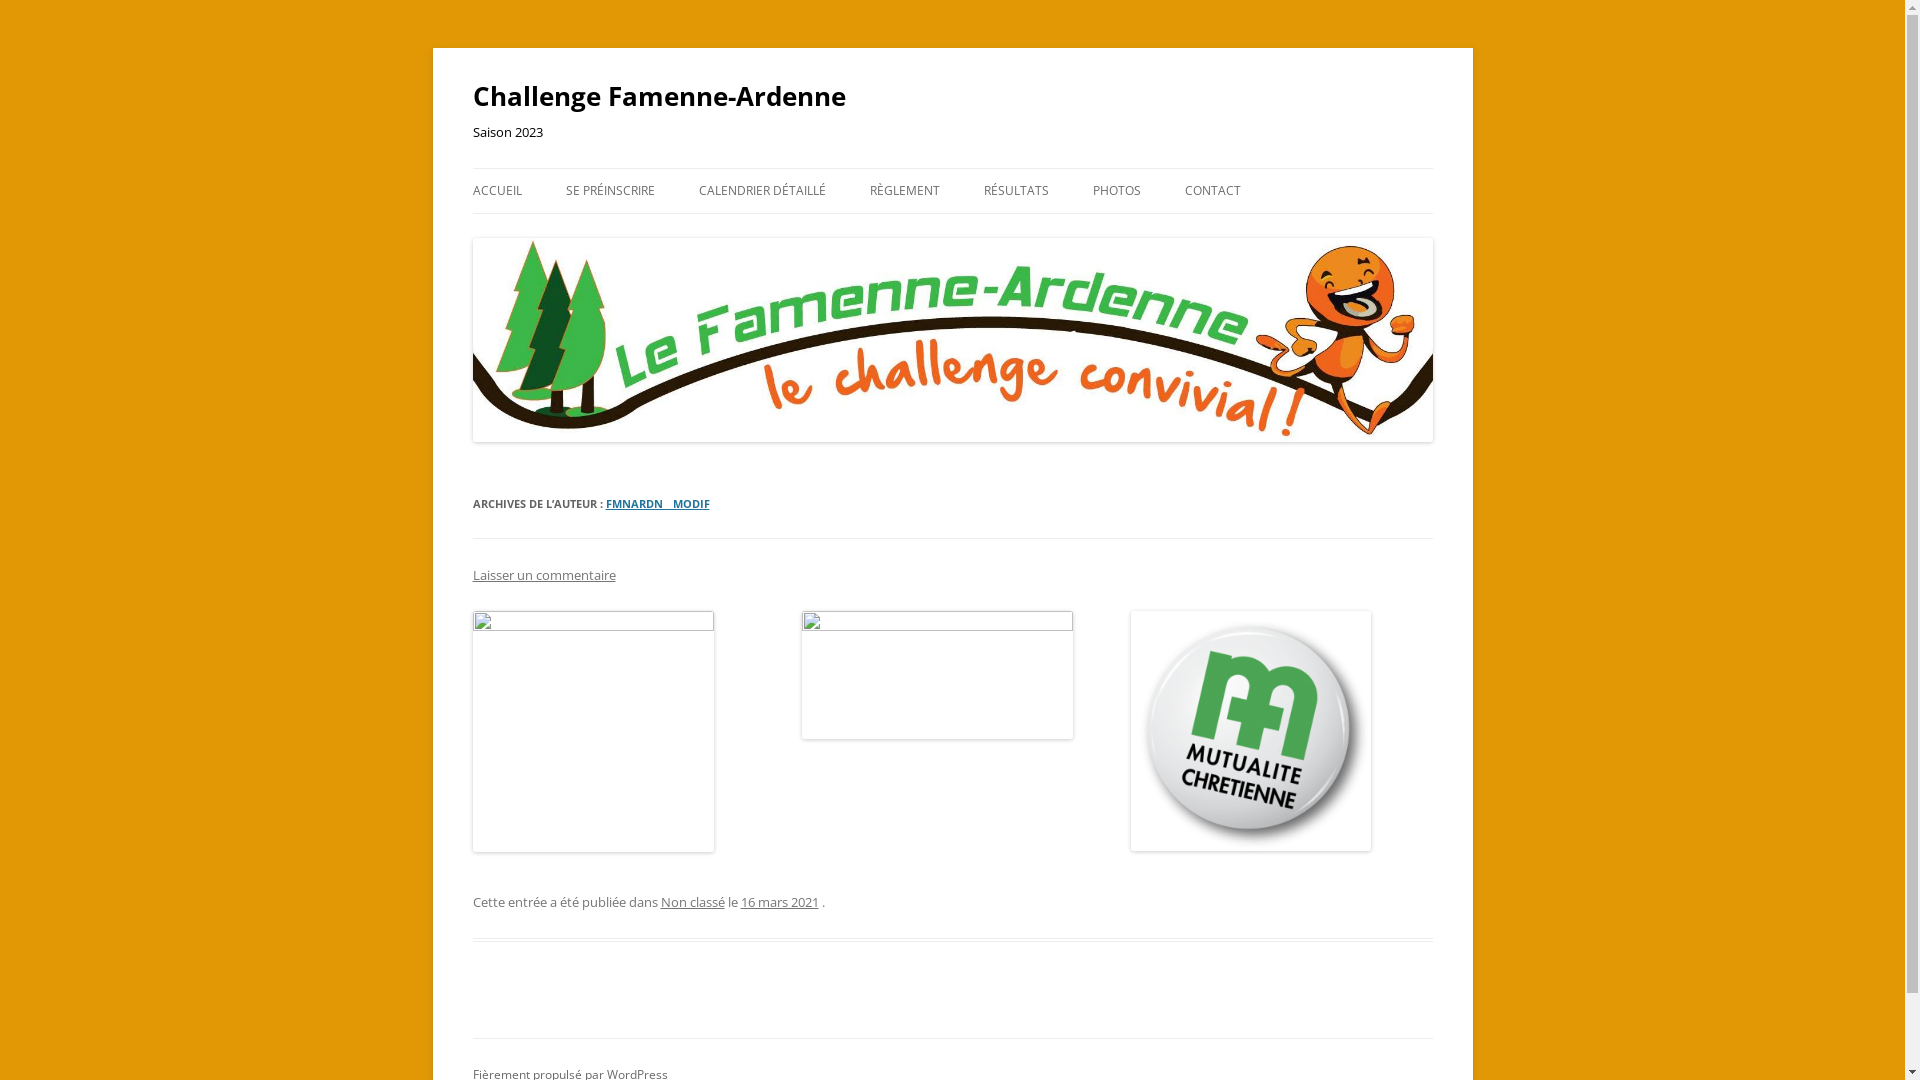 The height and width of the screenshot is (1080, 1920). Describe the element at coordinates (1211, 191) in the screenshot. I see `'CONTACT'` at that location.